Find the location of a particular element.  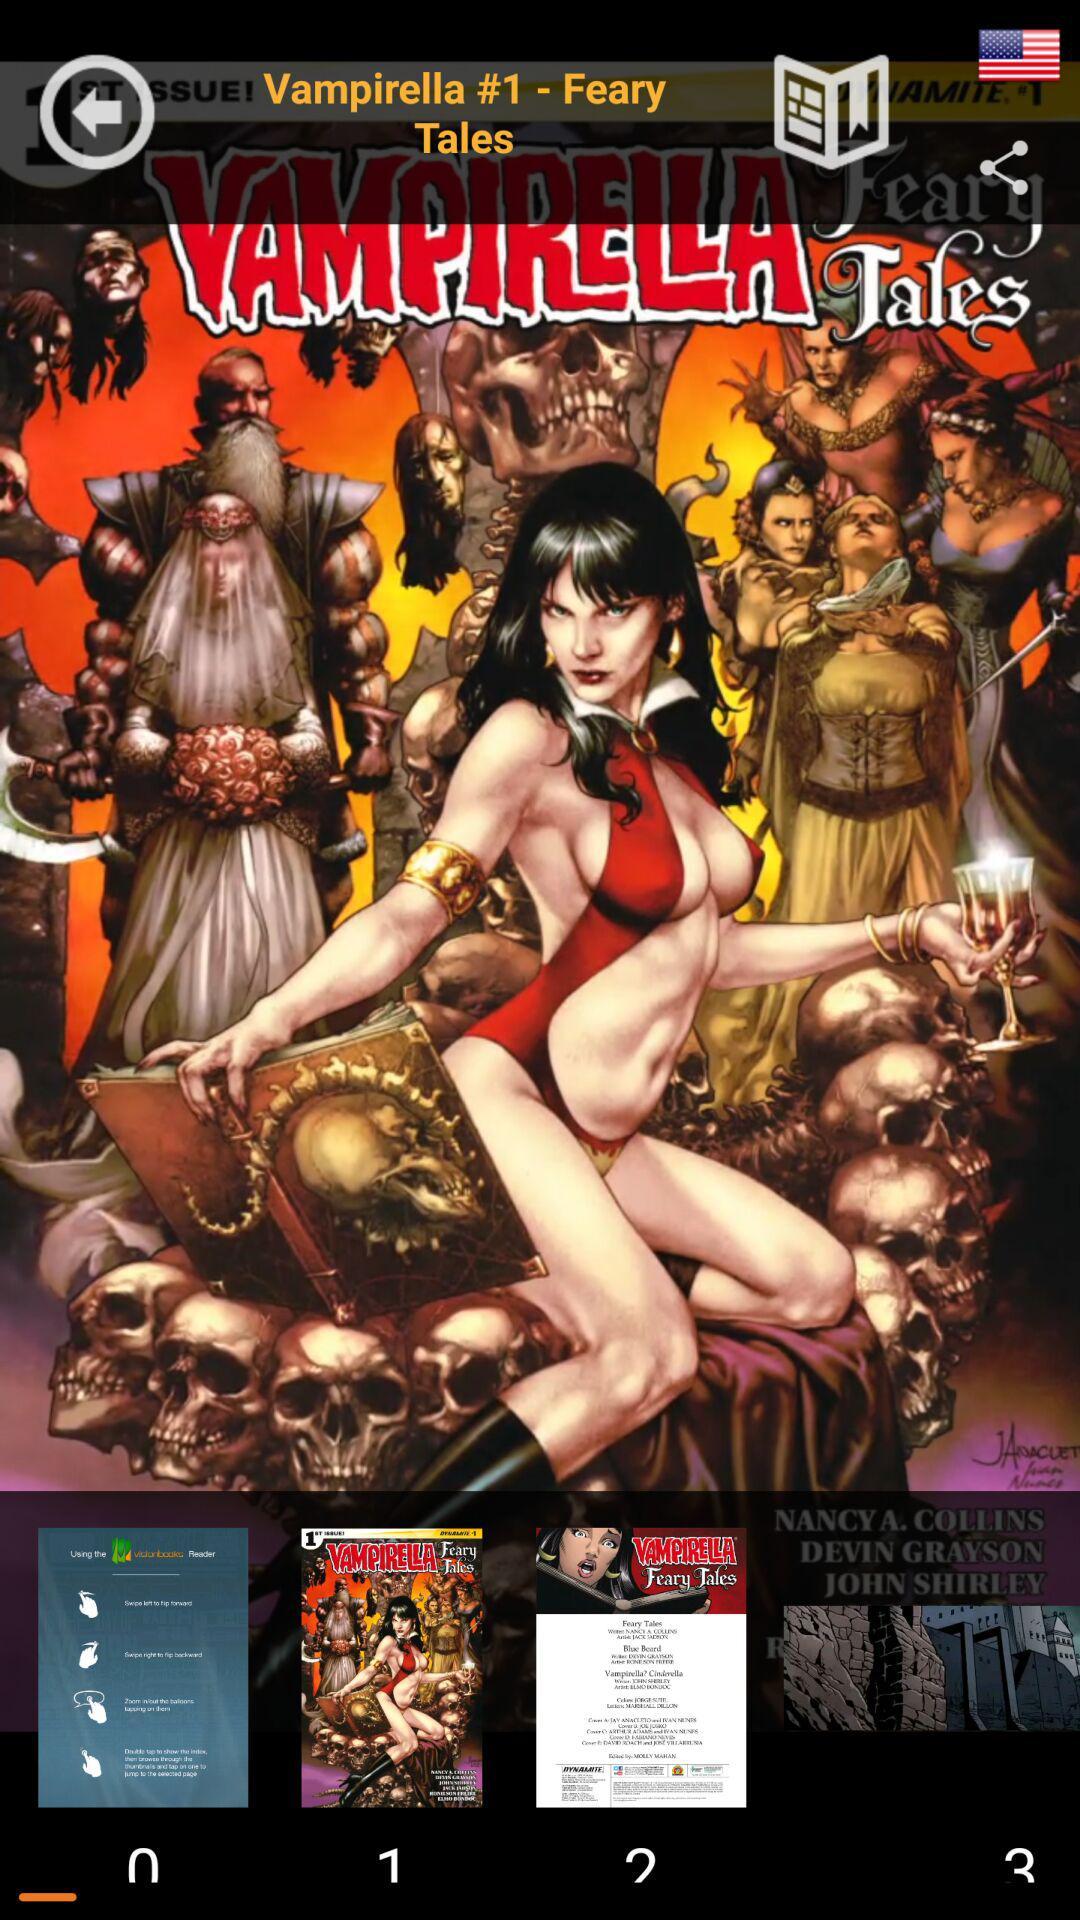

image is located at coordinates (922, 1667).